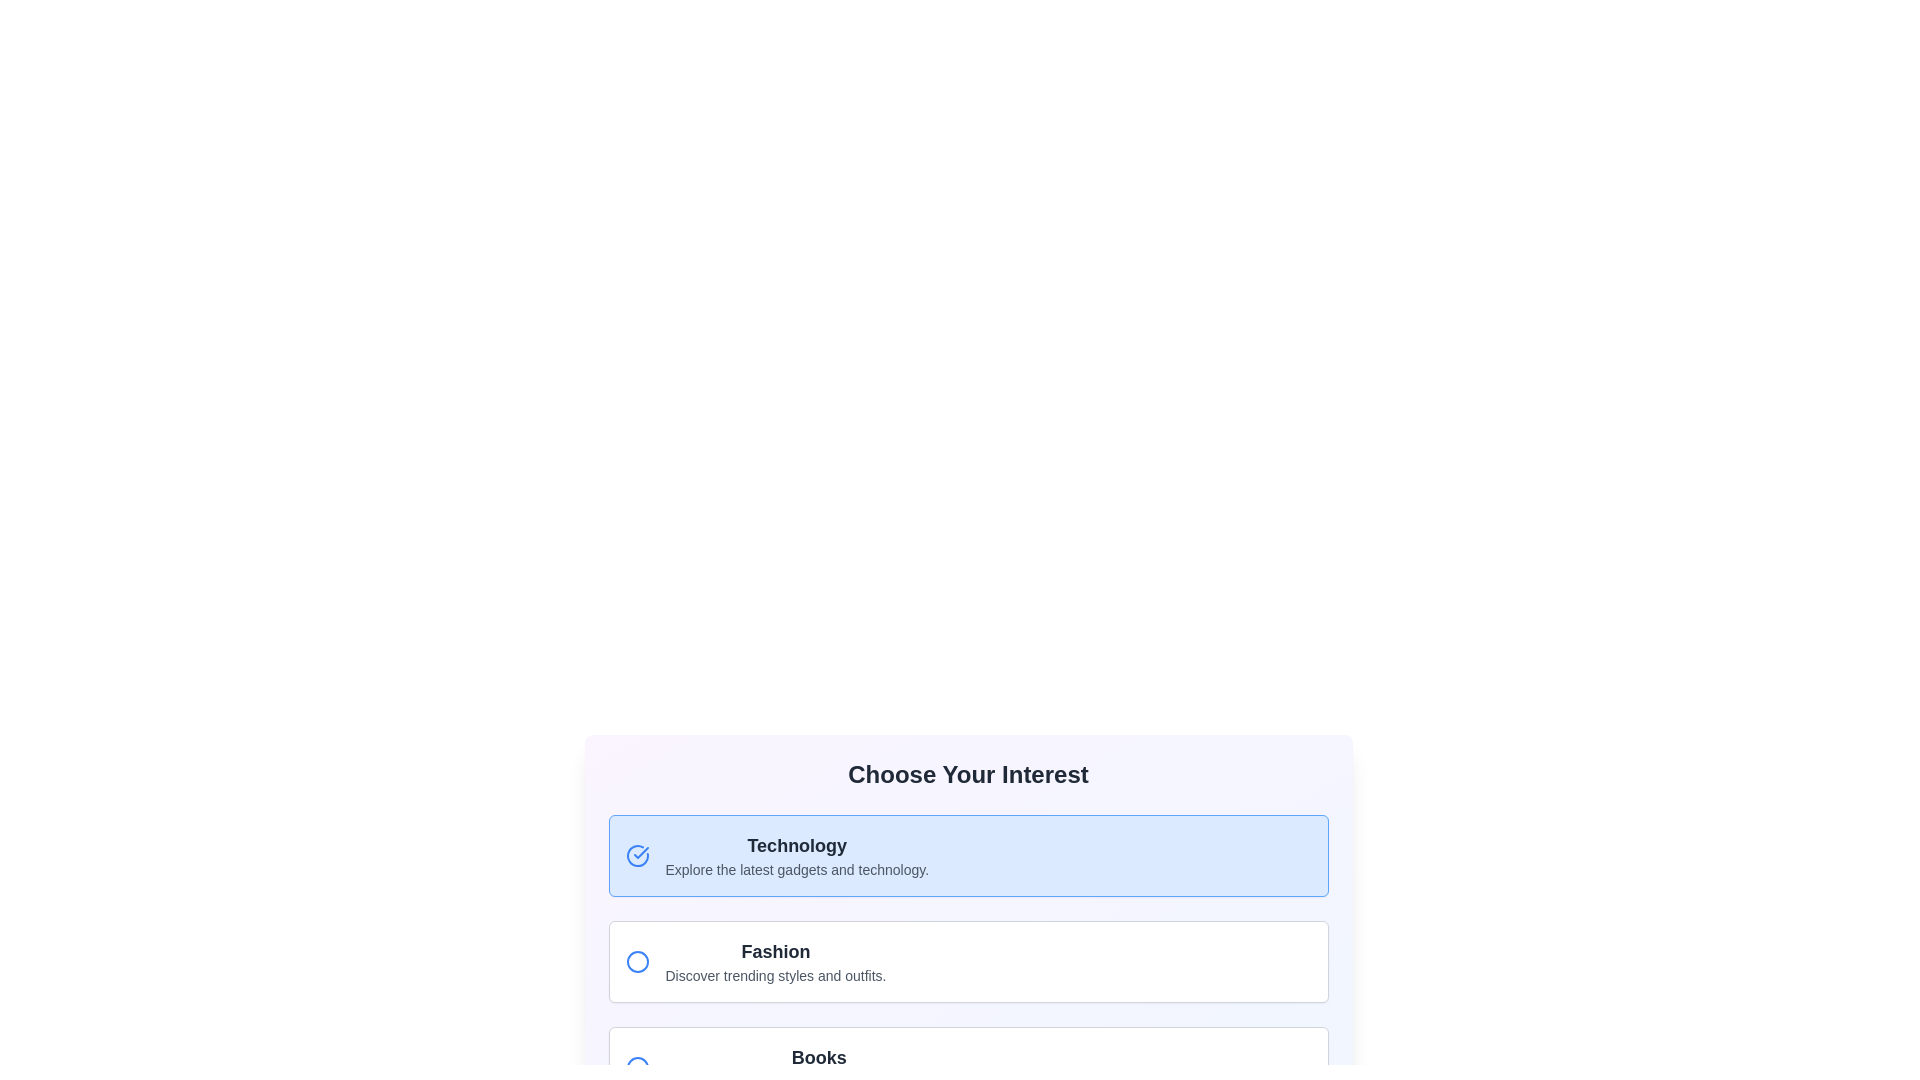 This screenshot has height=1080, width=1920. I want to click on the Text Section with Title 'Fashion' and Subtitle 'Discover trending styles and outfits', so click(775, 960).